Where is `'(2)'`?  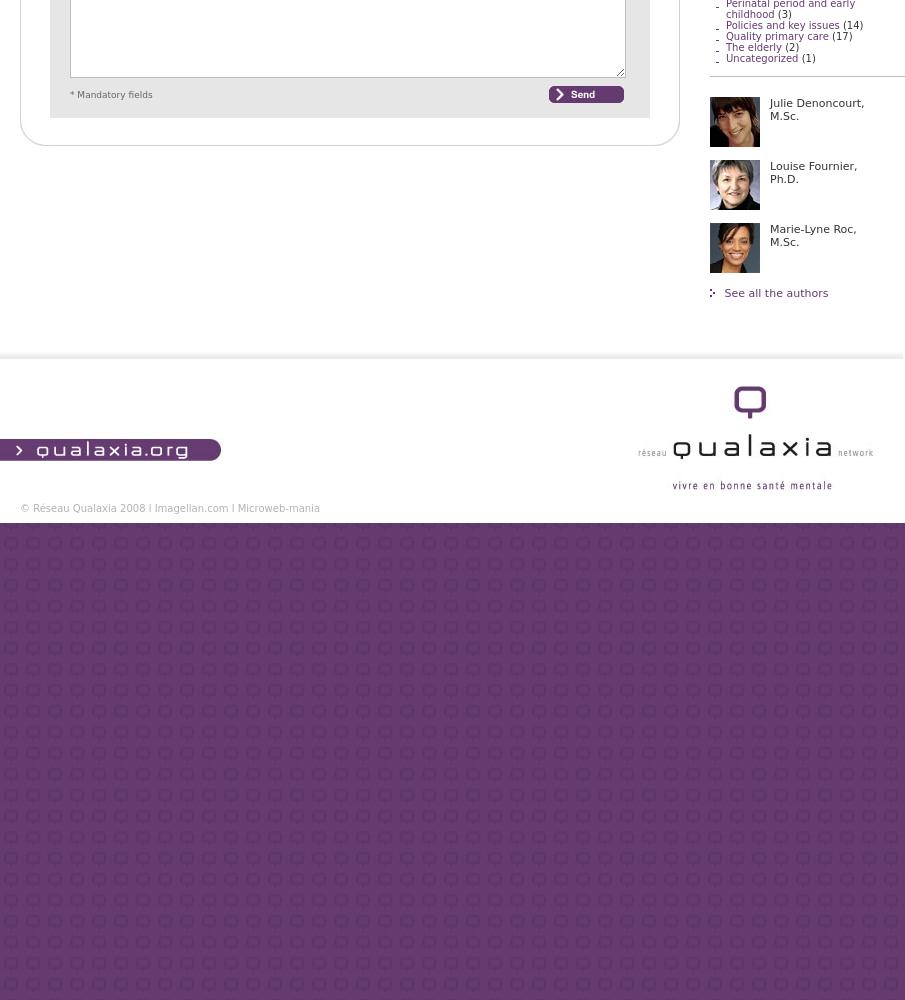 '(2)' is located at coordinates (782, 47).